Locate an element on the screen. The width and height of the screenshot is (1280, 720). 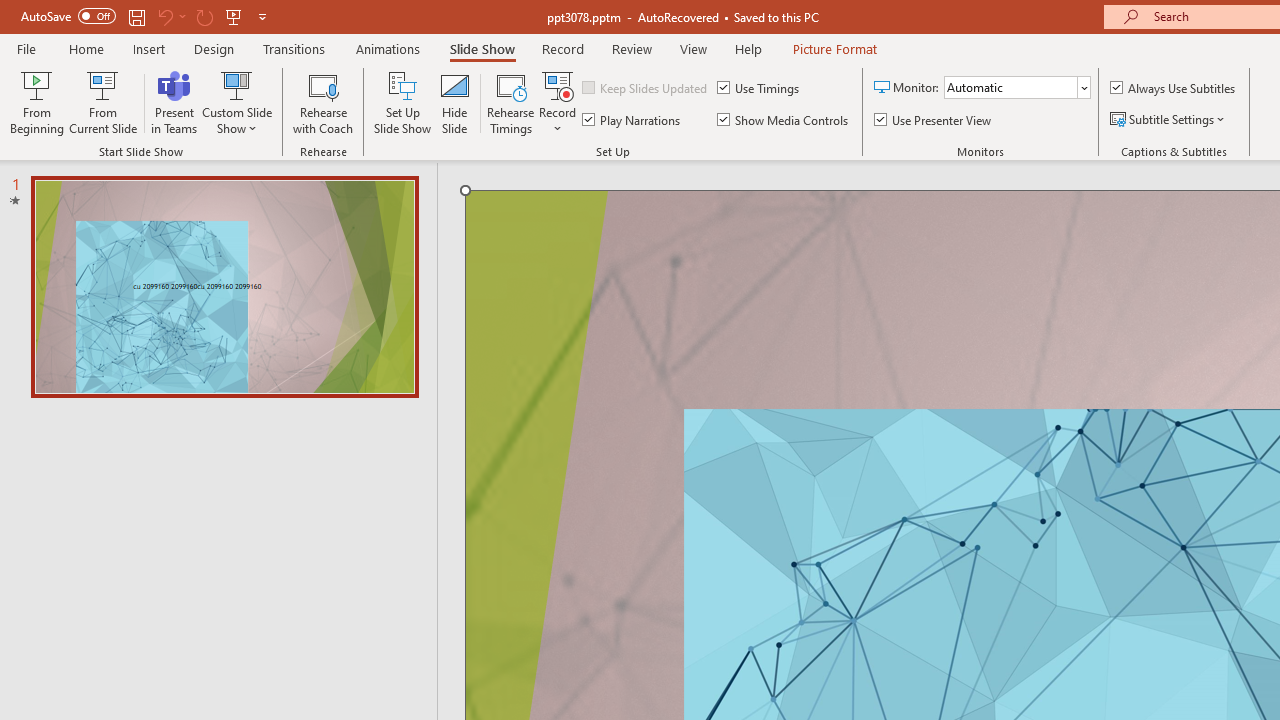
'Always Use Subtitles' is located at coordinates (1174, 86).